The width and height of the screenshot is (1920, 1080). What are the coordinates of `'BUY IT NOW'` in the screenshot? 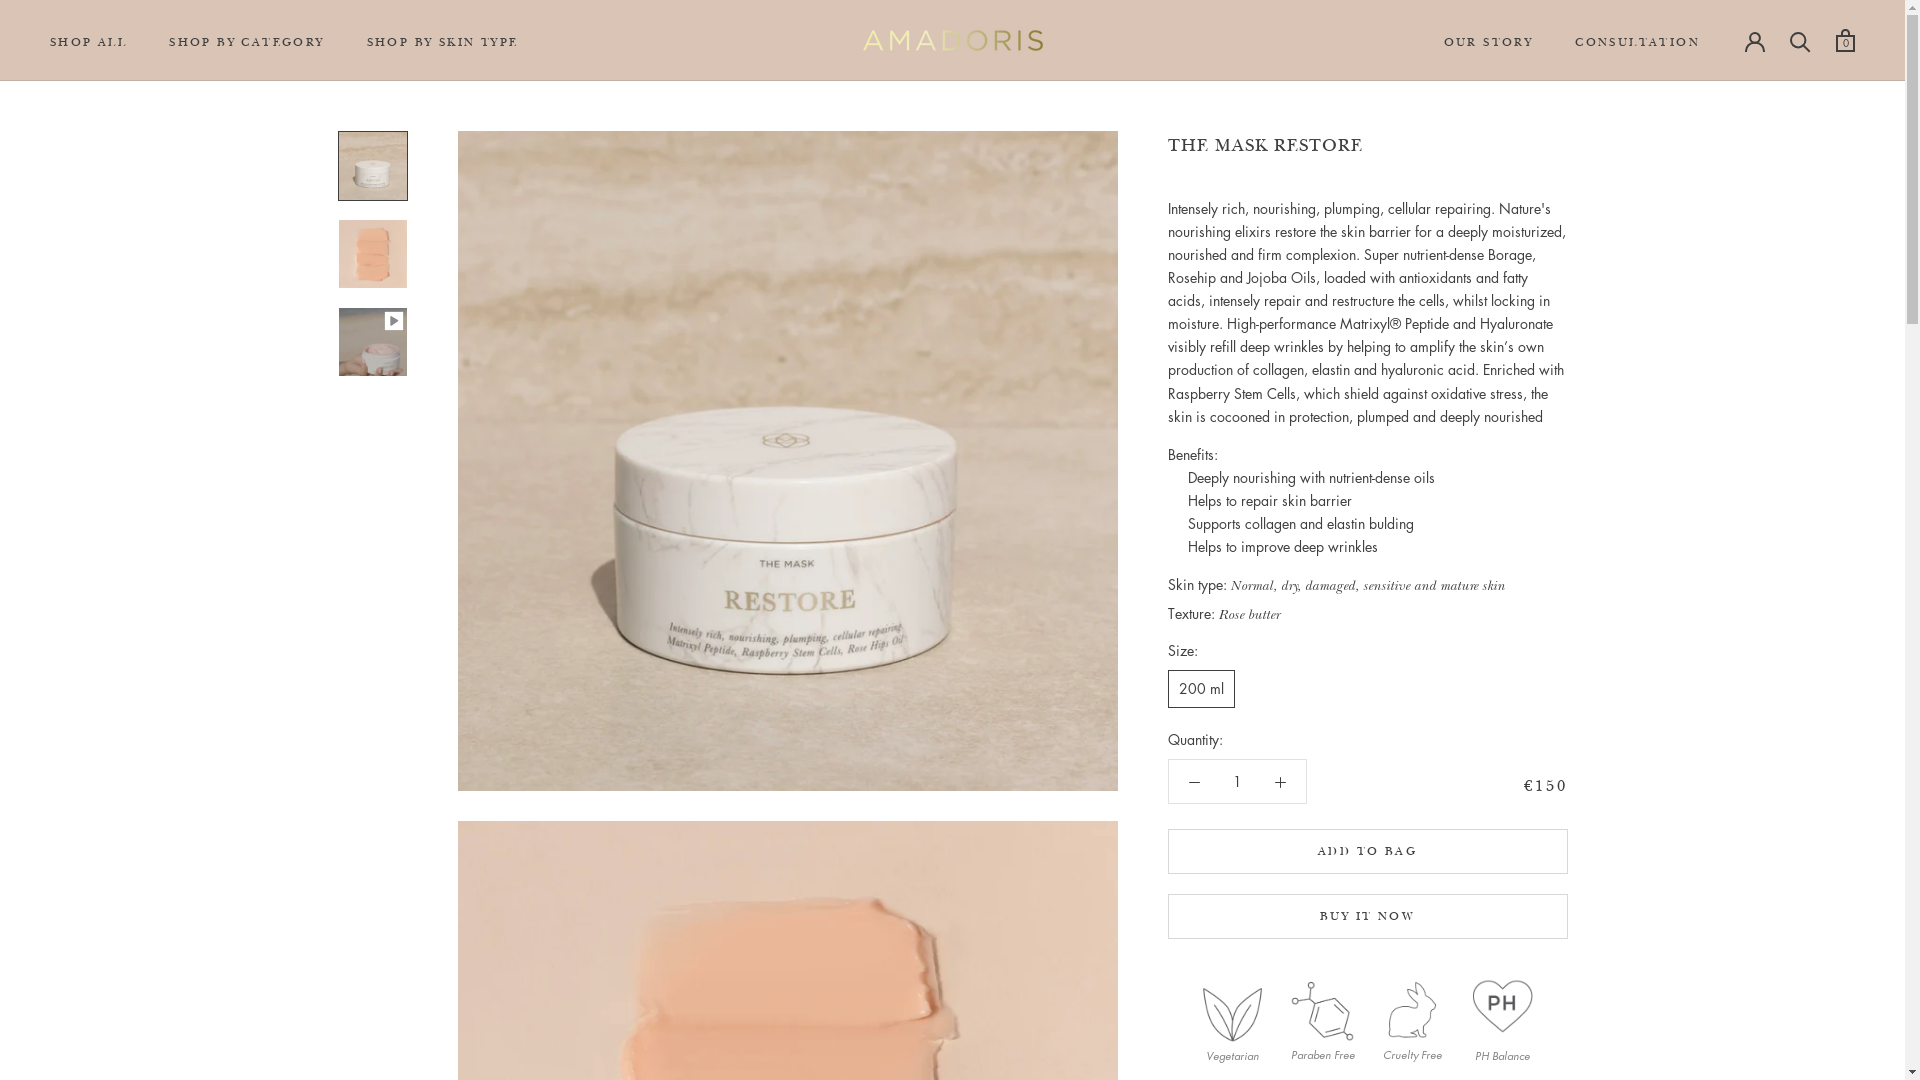 It's located at (1367, 916).